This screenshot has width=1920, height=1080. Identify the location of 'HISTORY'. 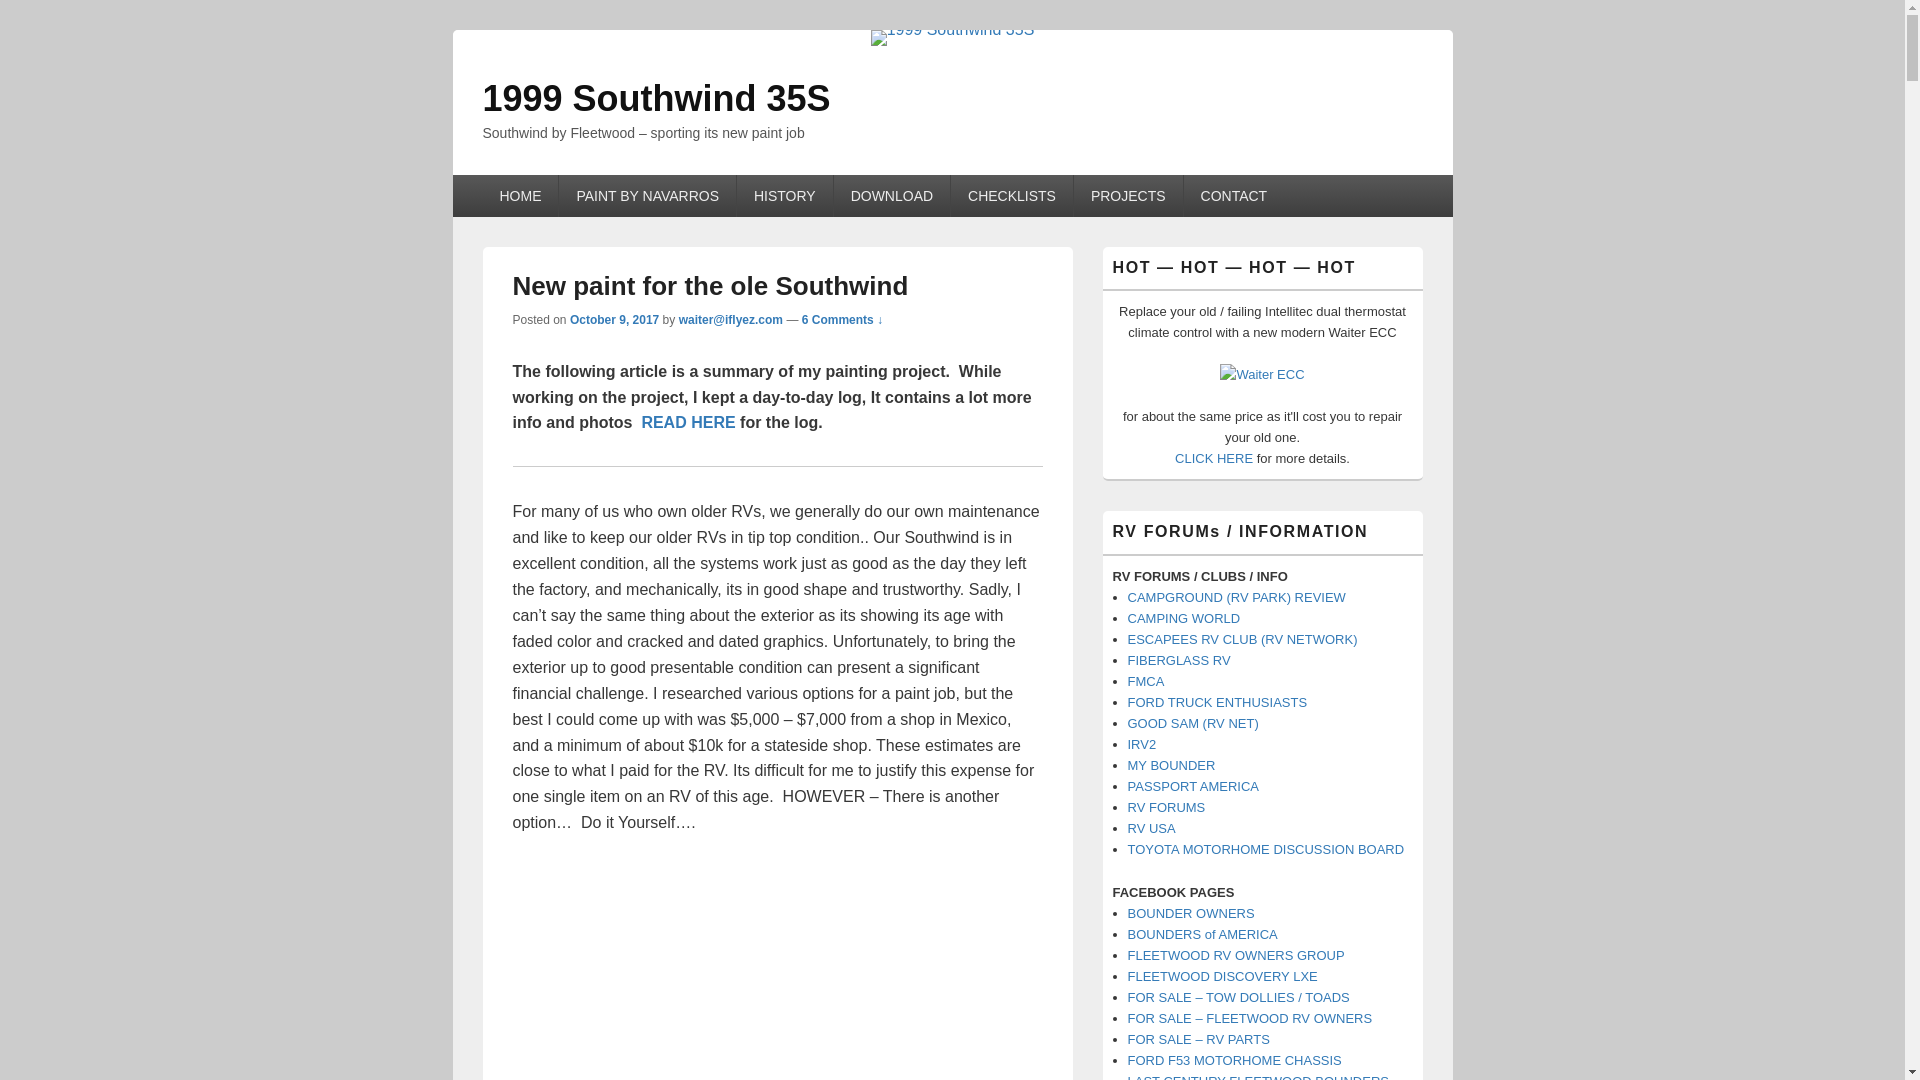
(784, 196).